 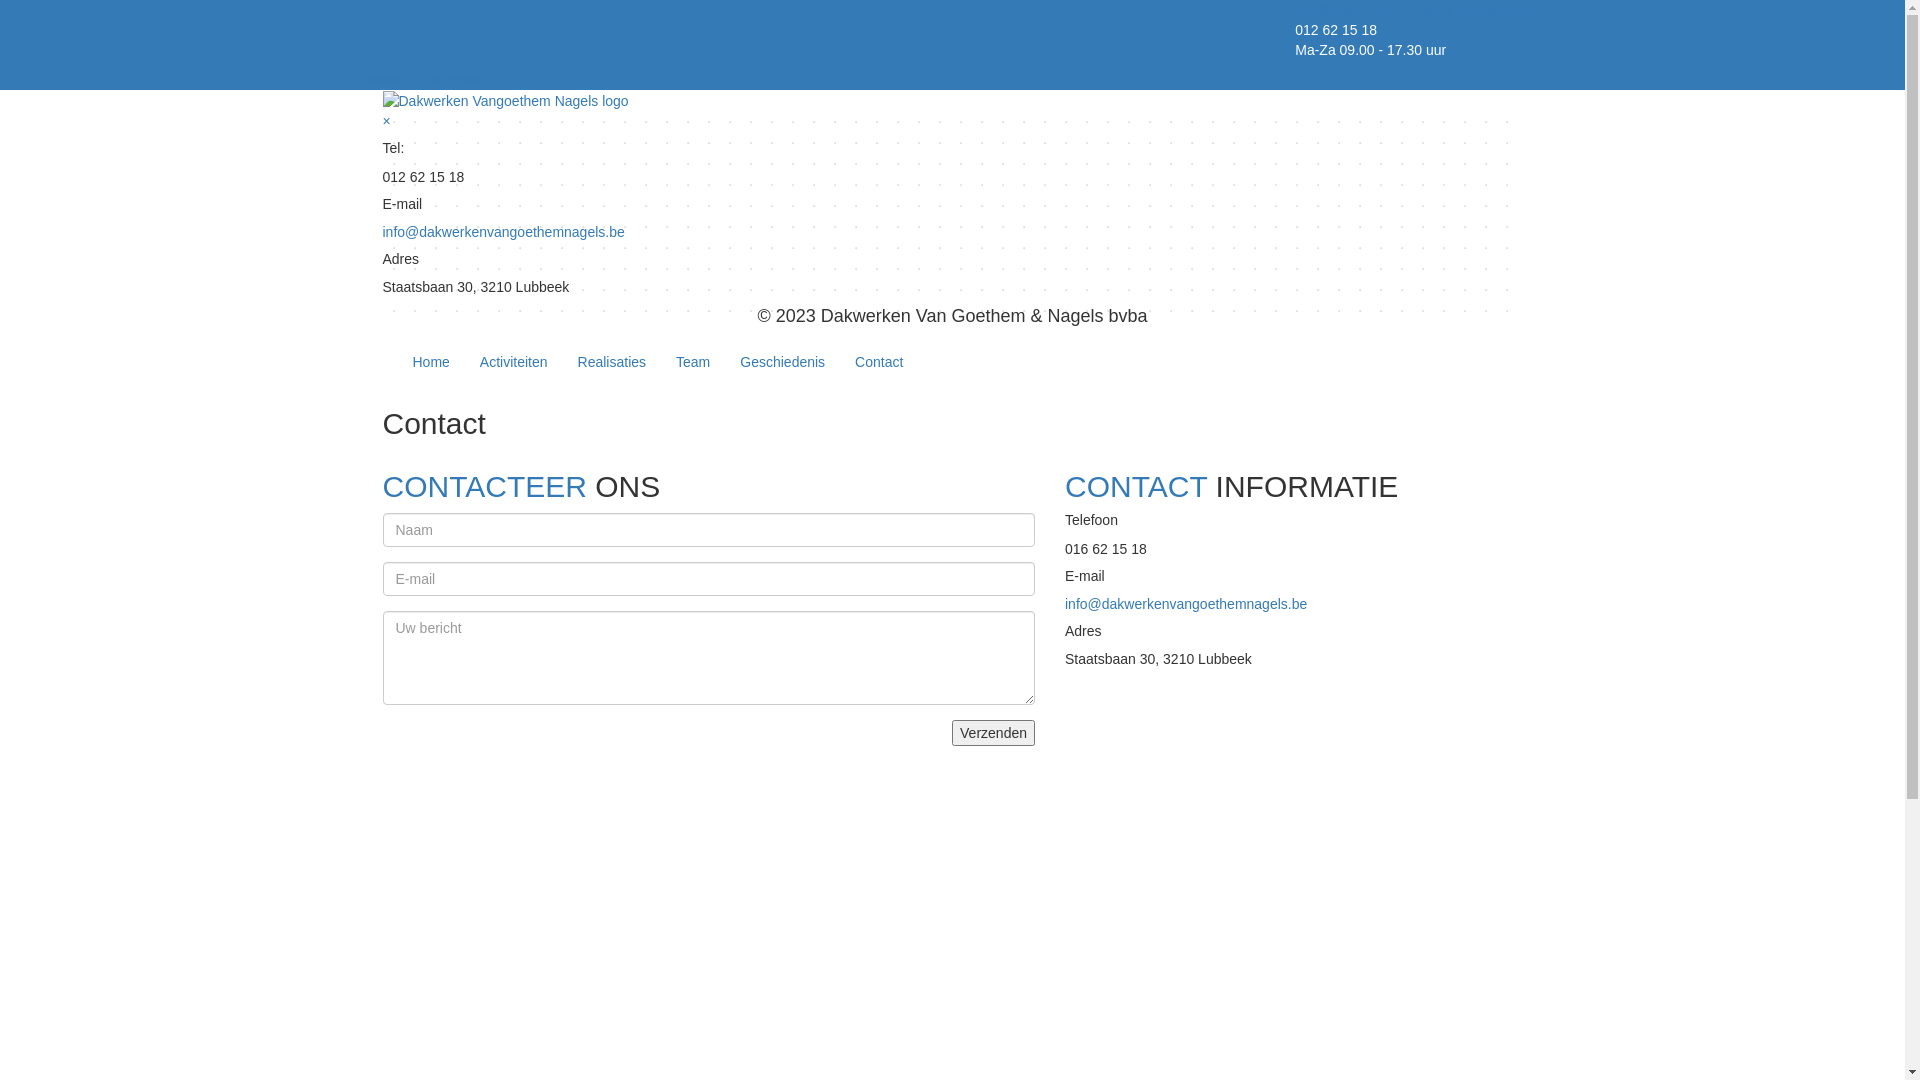 I want to click on 'info@dakwerkenvangoethemnagels.be', so click(x=1185, y=603).